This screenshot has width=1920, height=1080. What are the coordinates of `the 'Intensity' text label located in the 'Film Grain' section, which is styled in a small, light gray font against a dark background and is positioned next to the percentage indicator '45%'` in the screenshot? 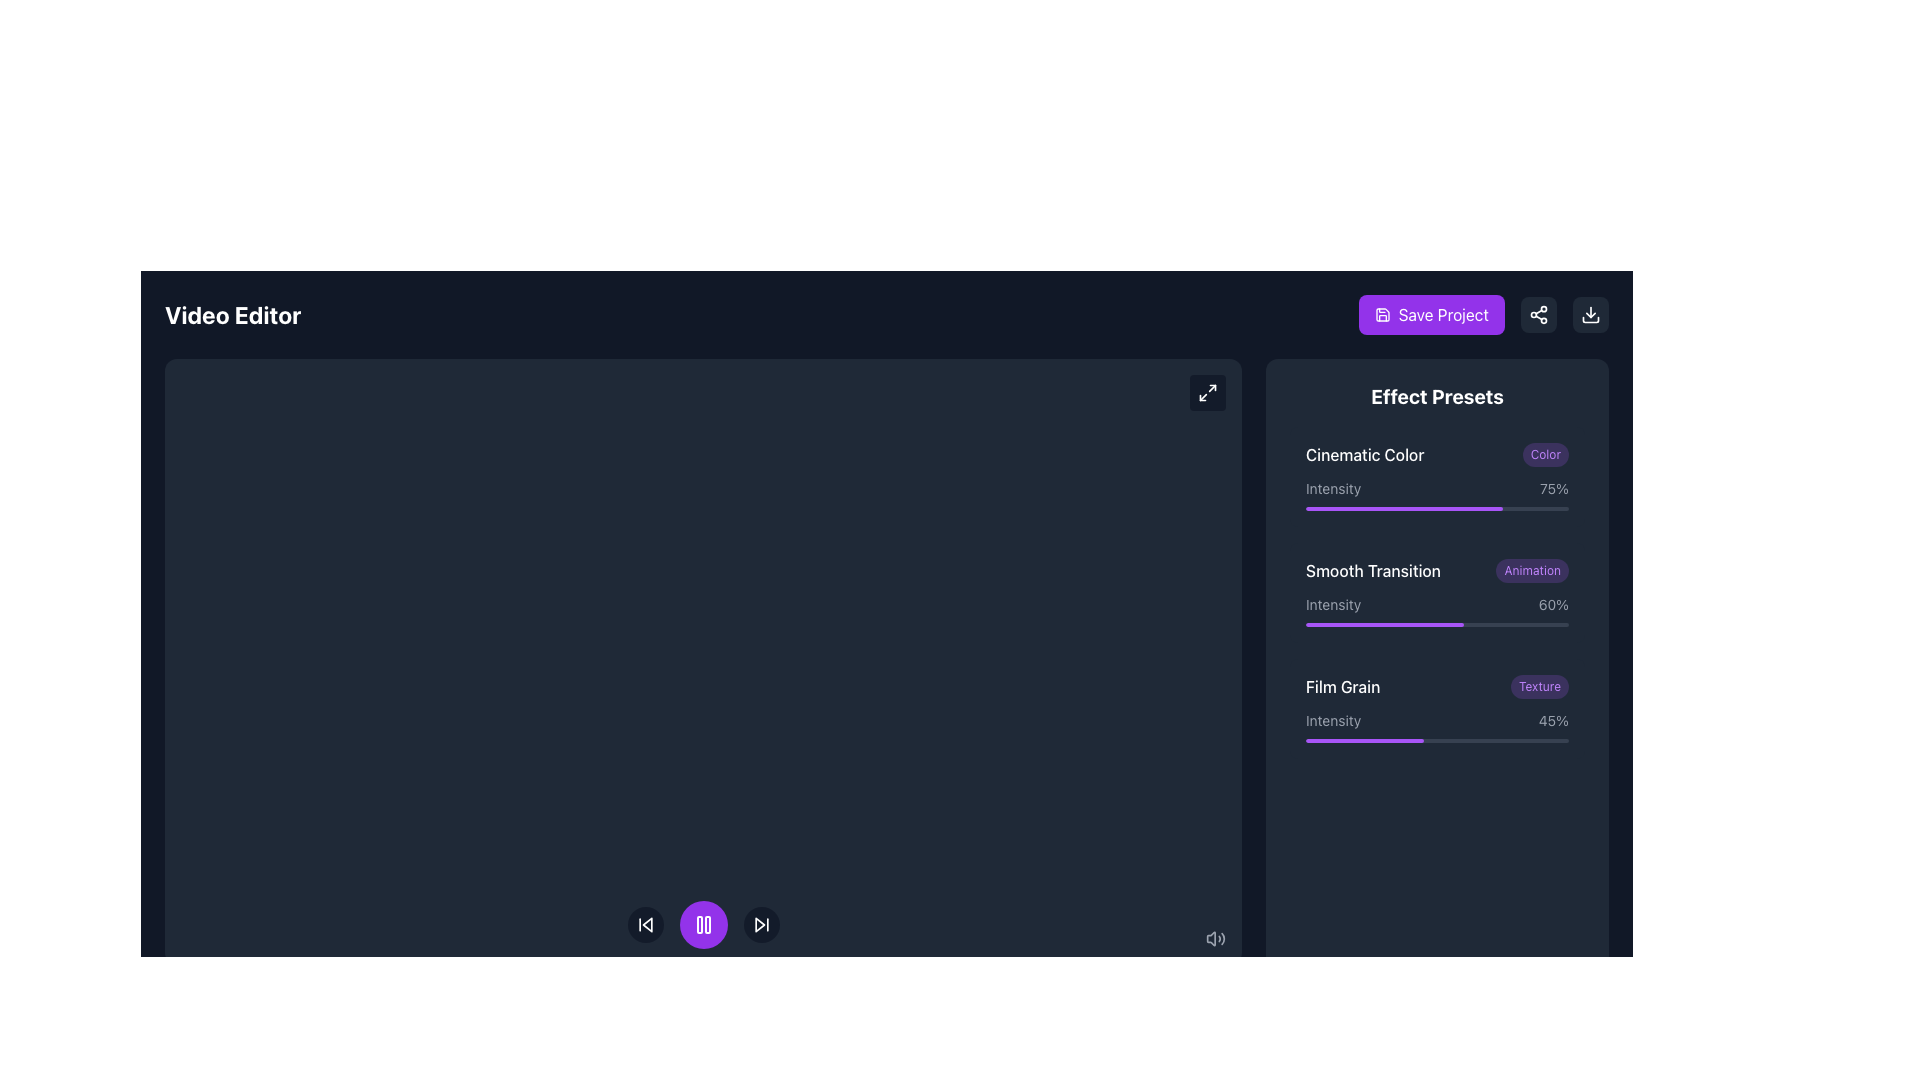 It's located at (1333, 721).